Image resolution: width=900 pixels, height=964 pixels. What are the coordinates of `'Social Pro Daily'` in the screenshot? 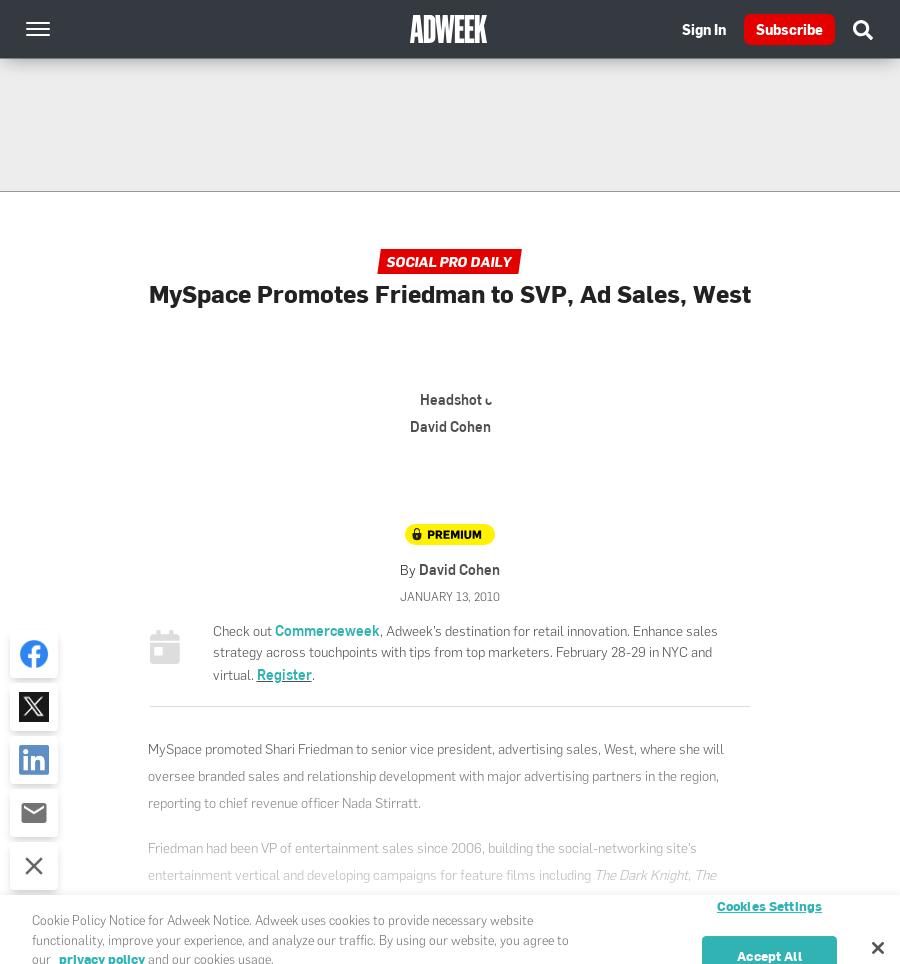 It's located at (448, 260).